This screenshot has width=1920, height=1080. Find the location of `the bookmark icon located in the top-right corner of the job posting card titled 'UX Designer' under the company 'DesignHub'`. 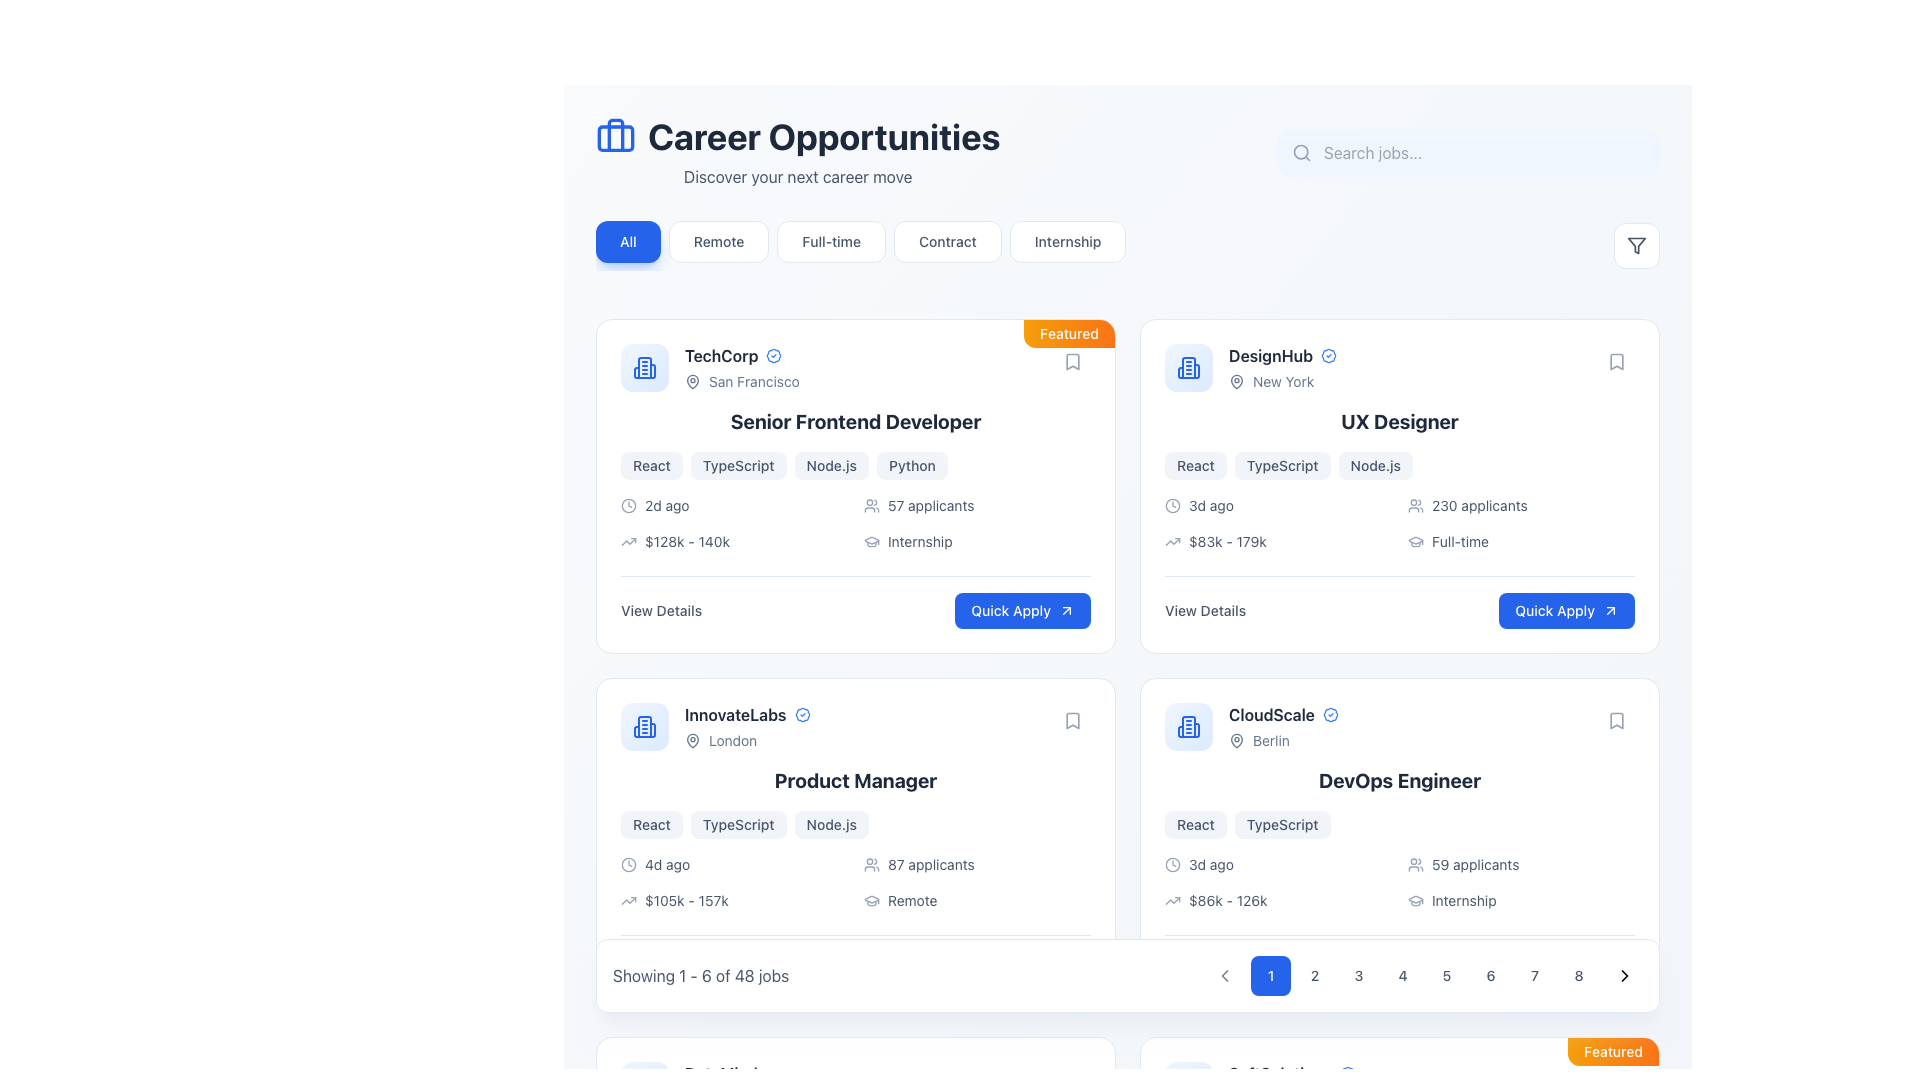

the bookmark icon located in the top-right corner of the job posting card titled 'UX Designer' under the company 'DesignHub' is located at coordinates (1617, 362).